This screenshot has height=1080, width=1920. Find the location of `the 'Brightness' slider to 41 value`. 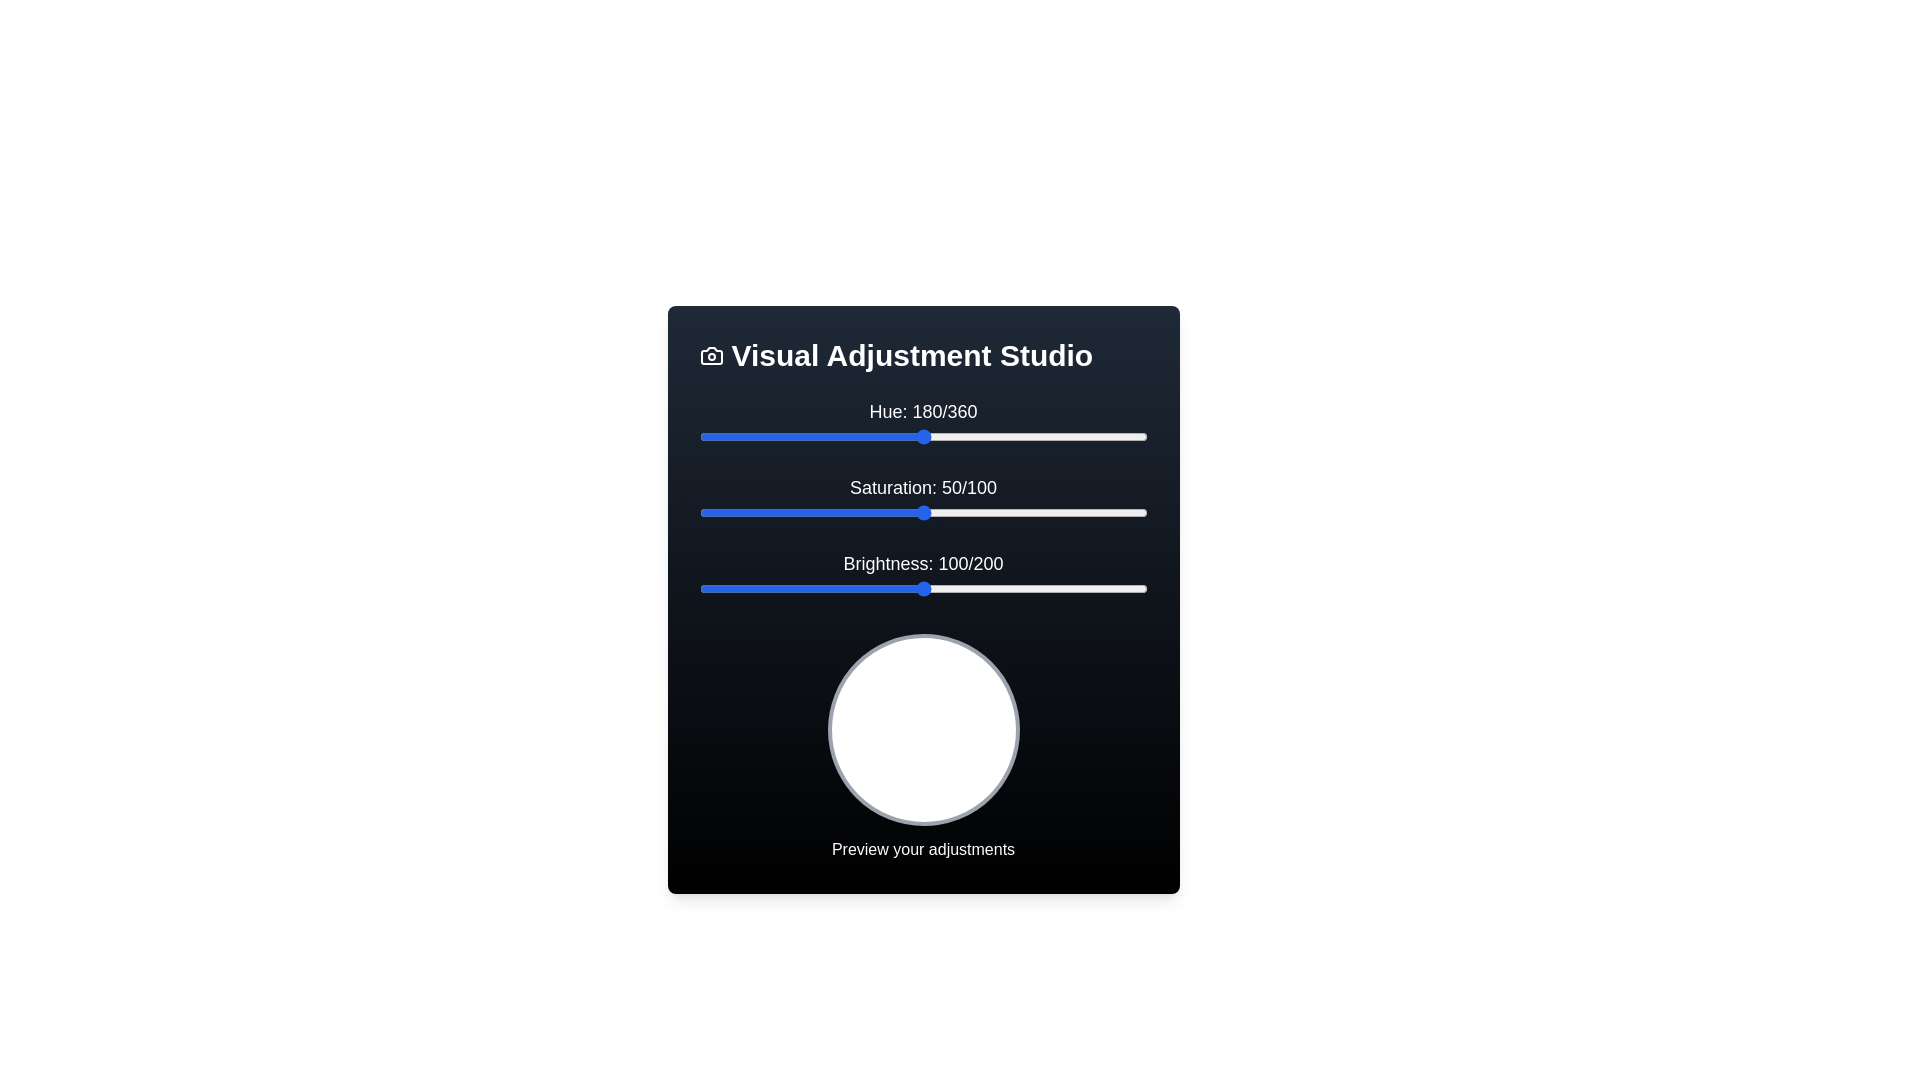

the 'Brightness' slider to 41 value is located at coordinates (790, 588).